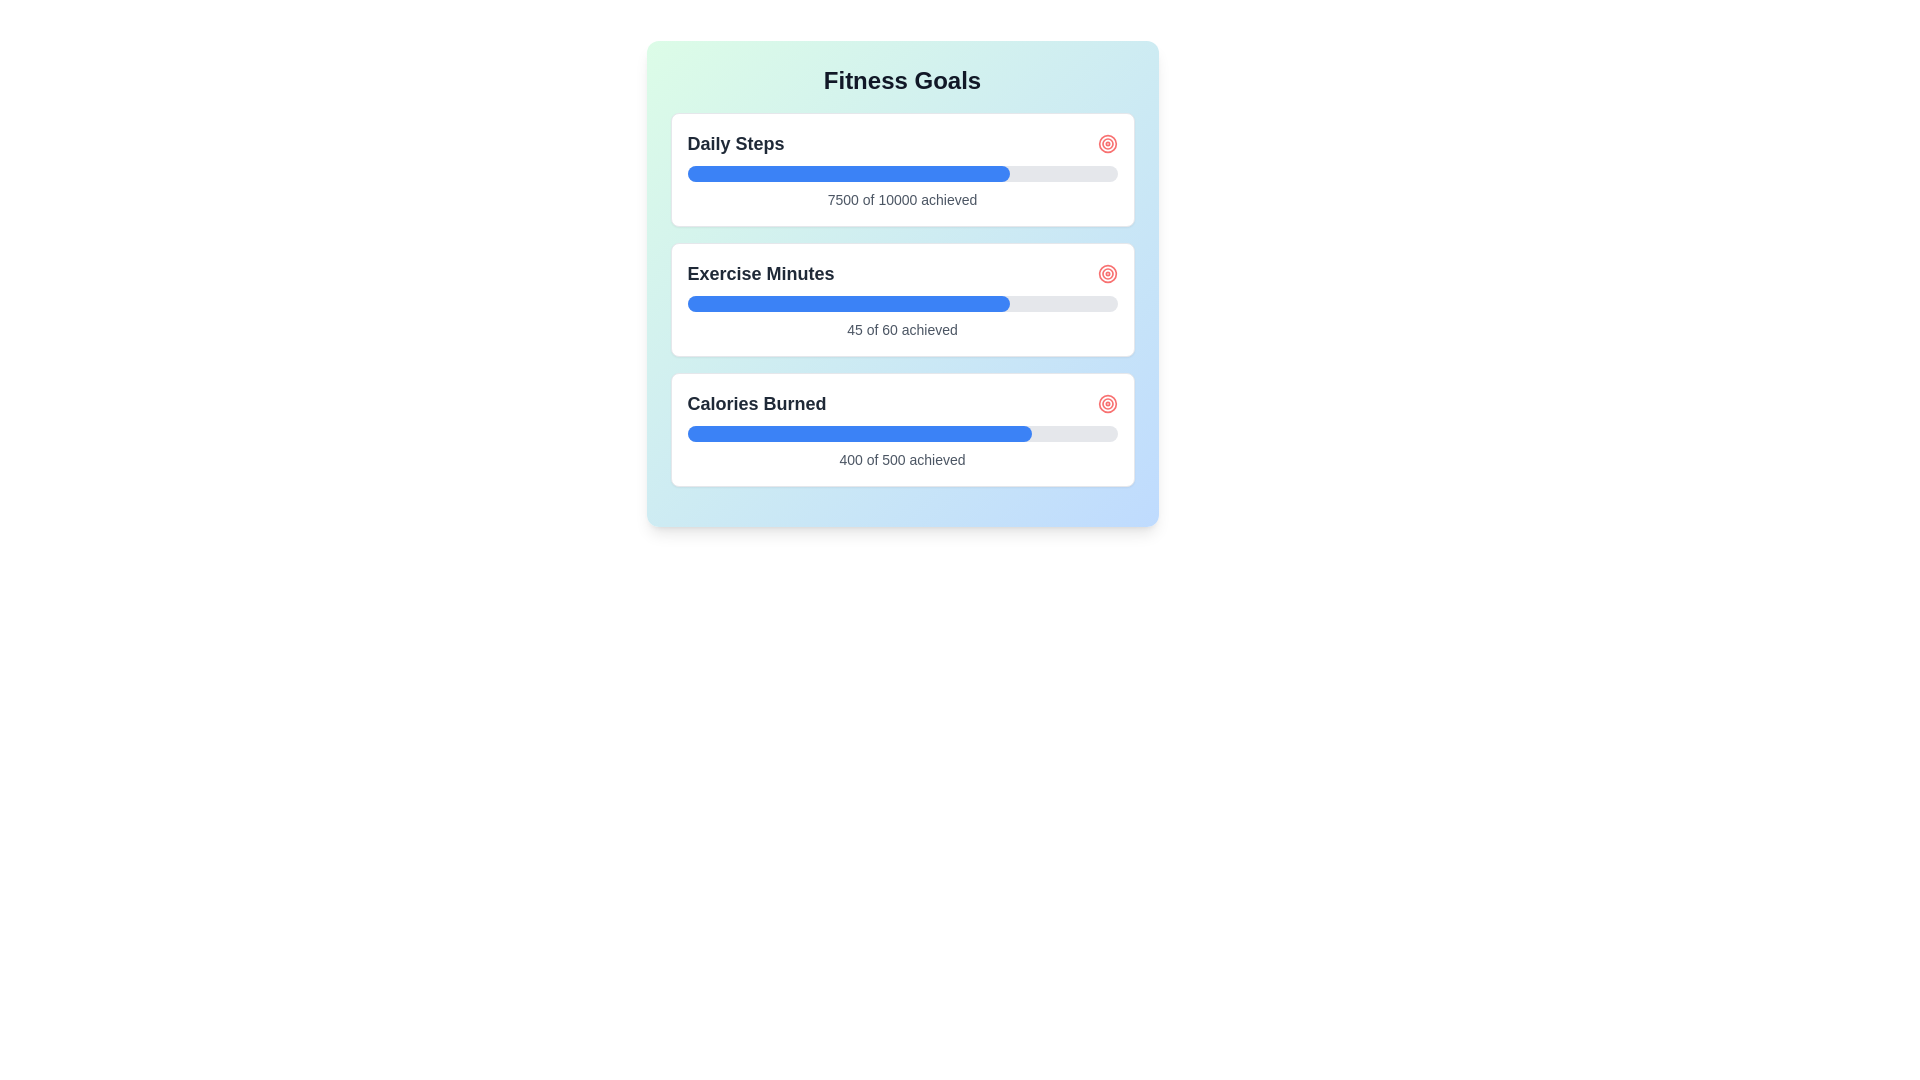 The image size is (1920, 1080). What do you see at coordinates (859, 433) in the screenshot?
I see `the Progress bar segment that visually represents the user's progress toward the 'Calories Burned' goal, which is located in the bottom section of the card layout` at bounding box center [859, 433].